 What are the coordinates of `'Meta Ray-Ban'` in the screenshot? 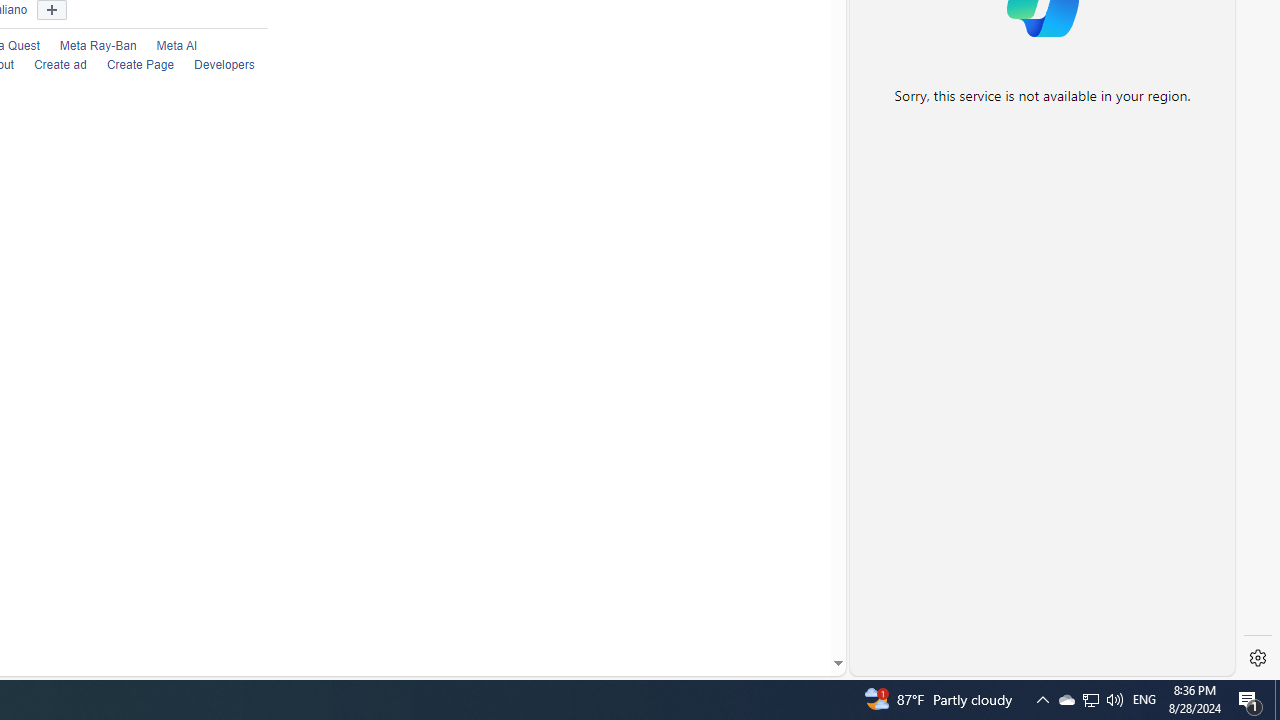 It's located at (86, 45).